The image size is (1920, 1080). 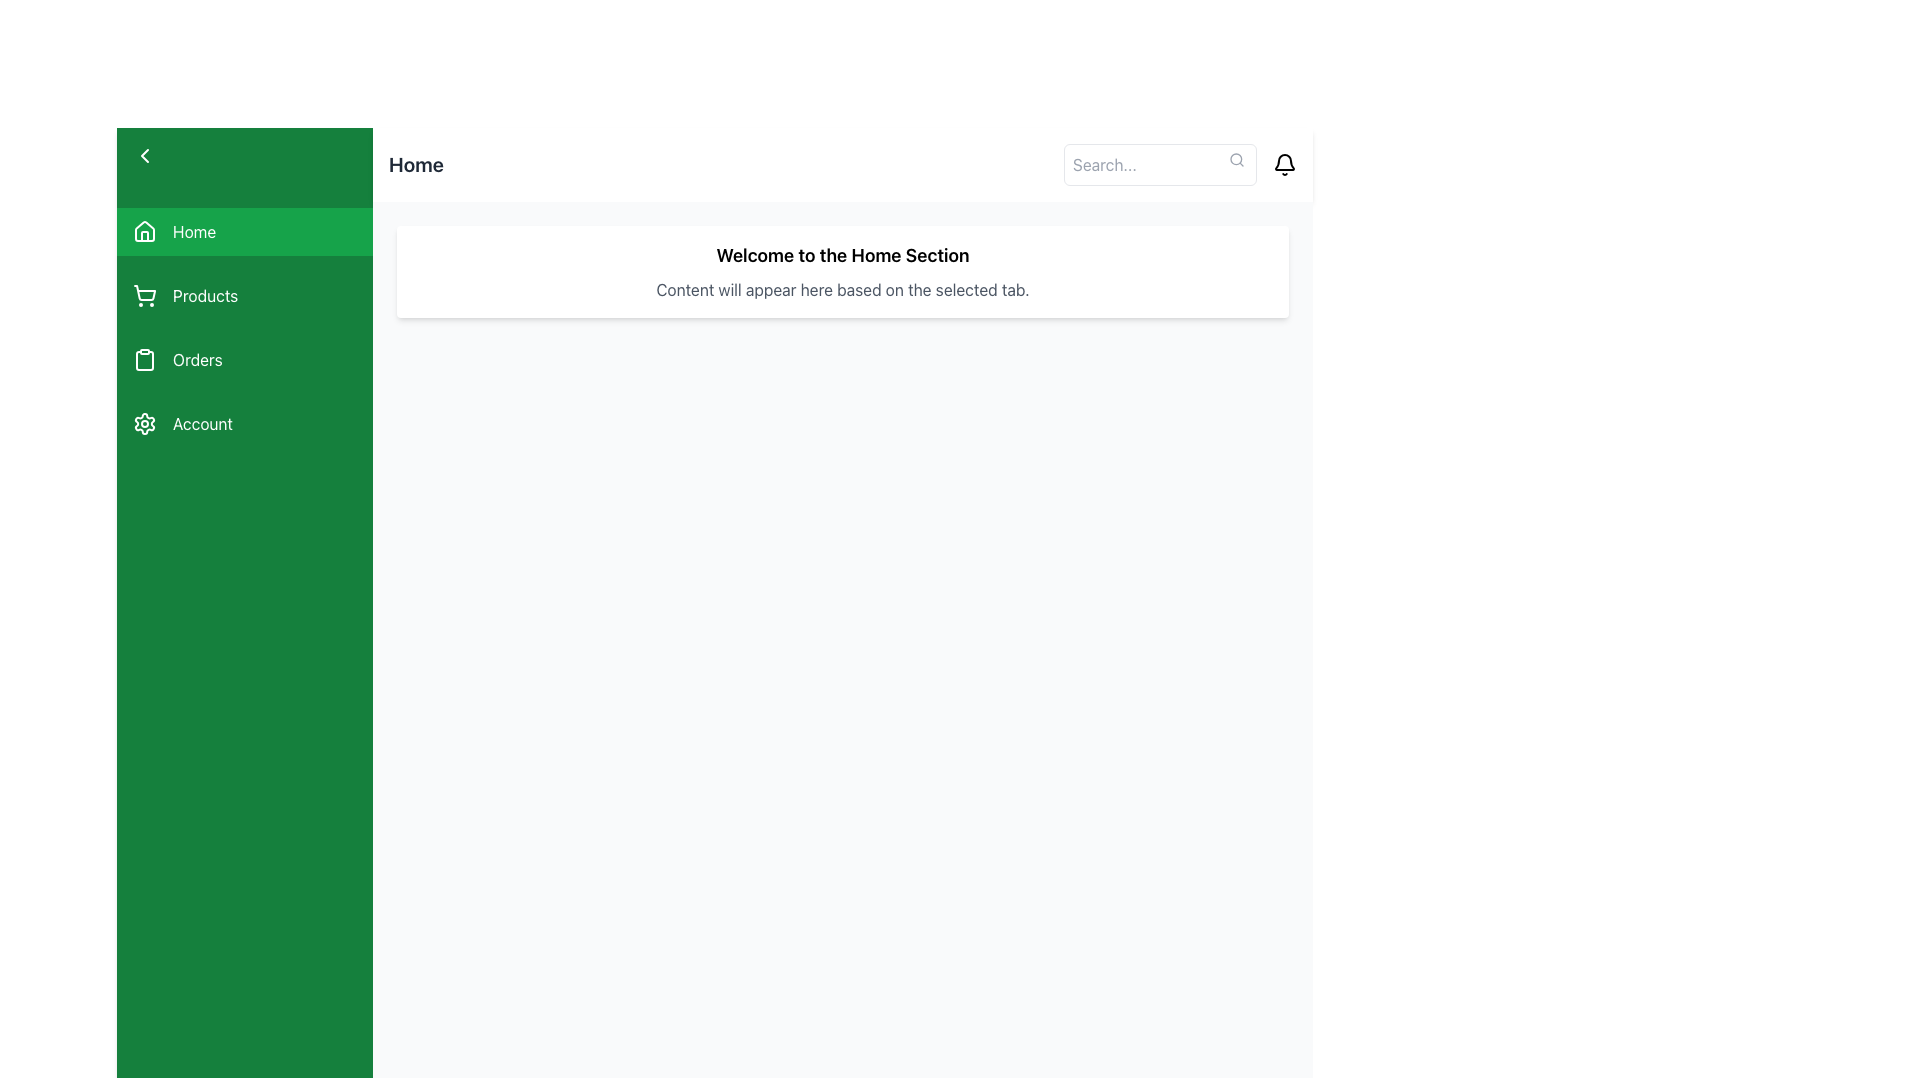 What do you see at coordinates (243, 230) in the screenshot?
I see `the green 'Home' button located in the sidebar menu` at bounding box center [243, 230].